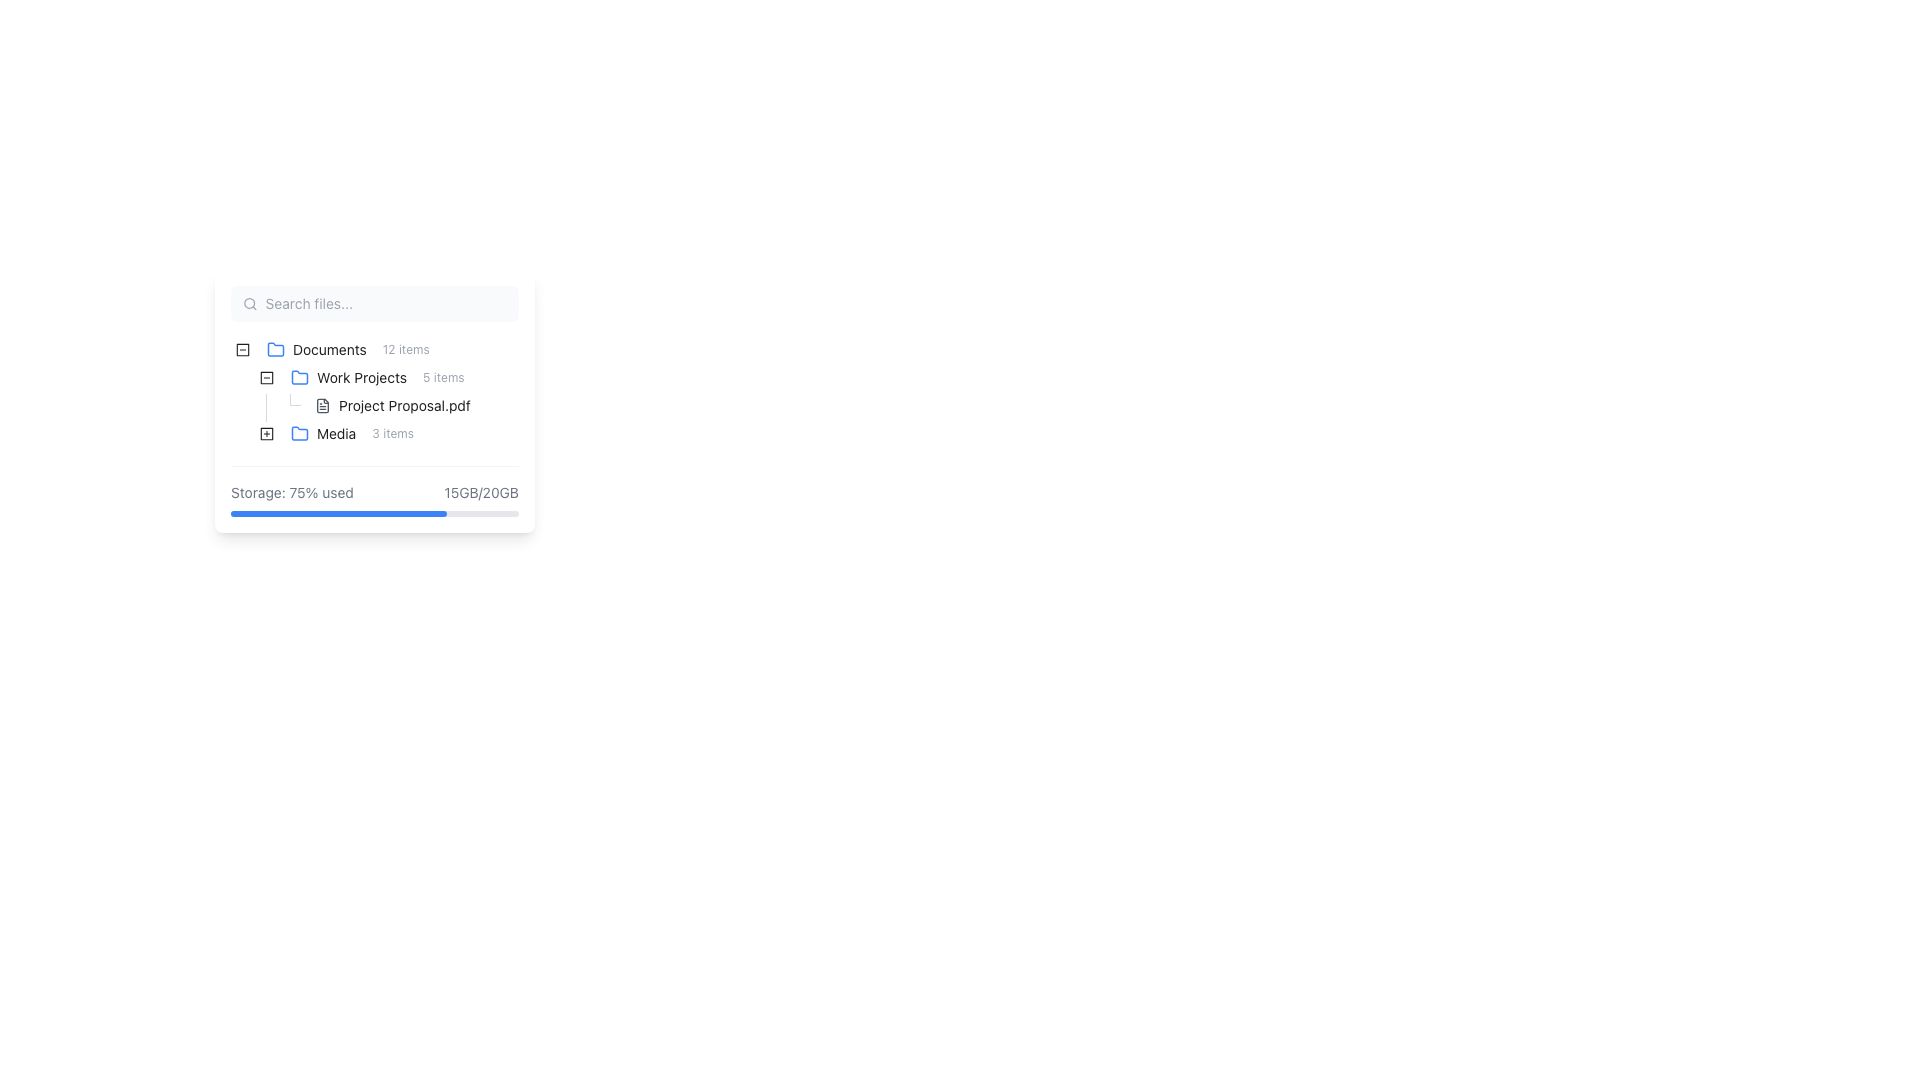  Describe the element at coordinates (298, 433) in the screenshot. I see `the blue folder icon representing the 'Media' folder, positioned to the left of the label 'Media' and the text '3 items'` at that location.